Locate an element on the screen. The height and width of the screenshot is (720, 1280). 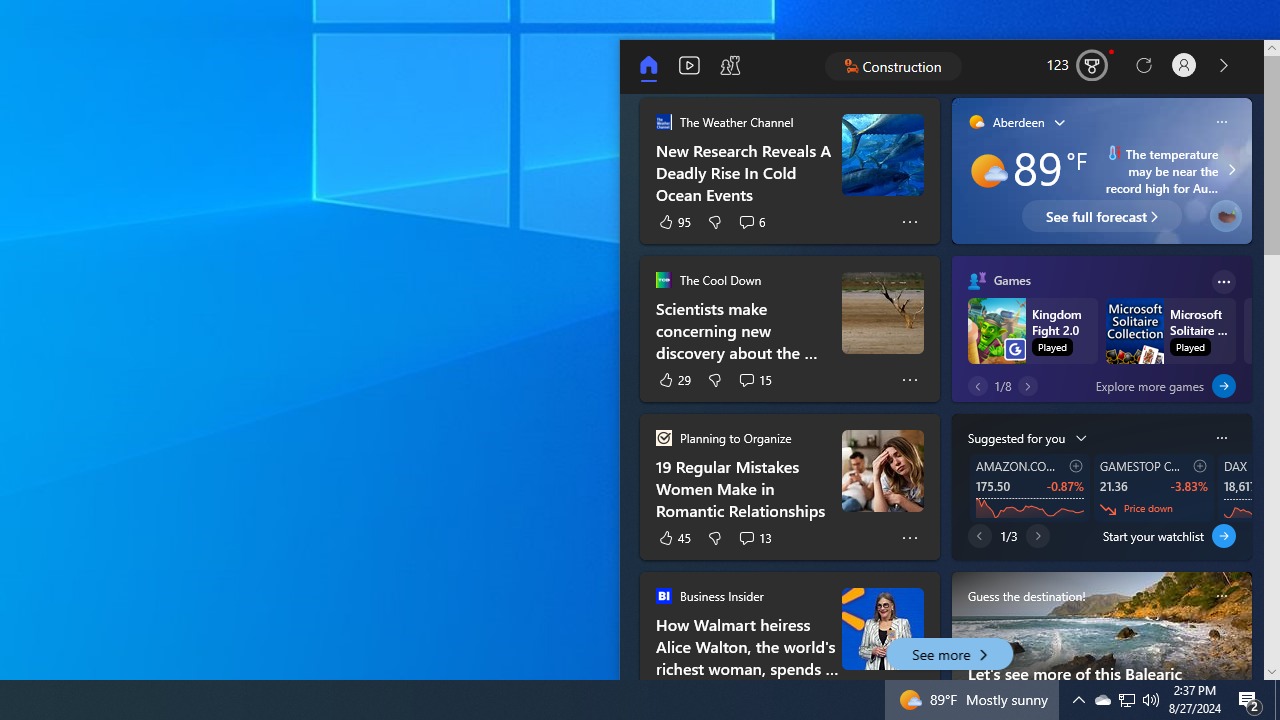
'Aberdeen' is located at coordinates (1006, 122).